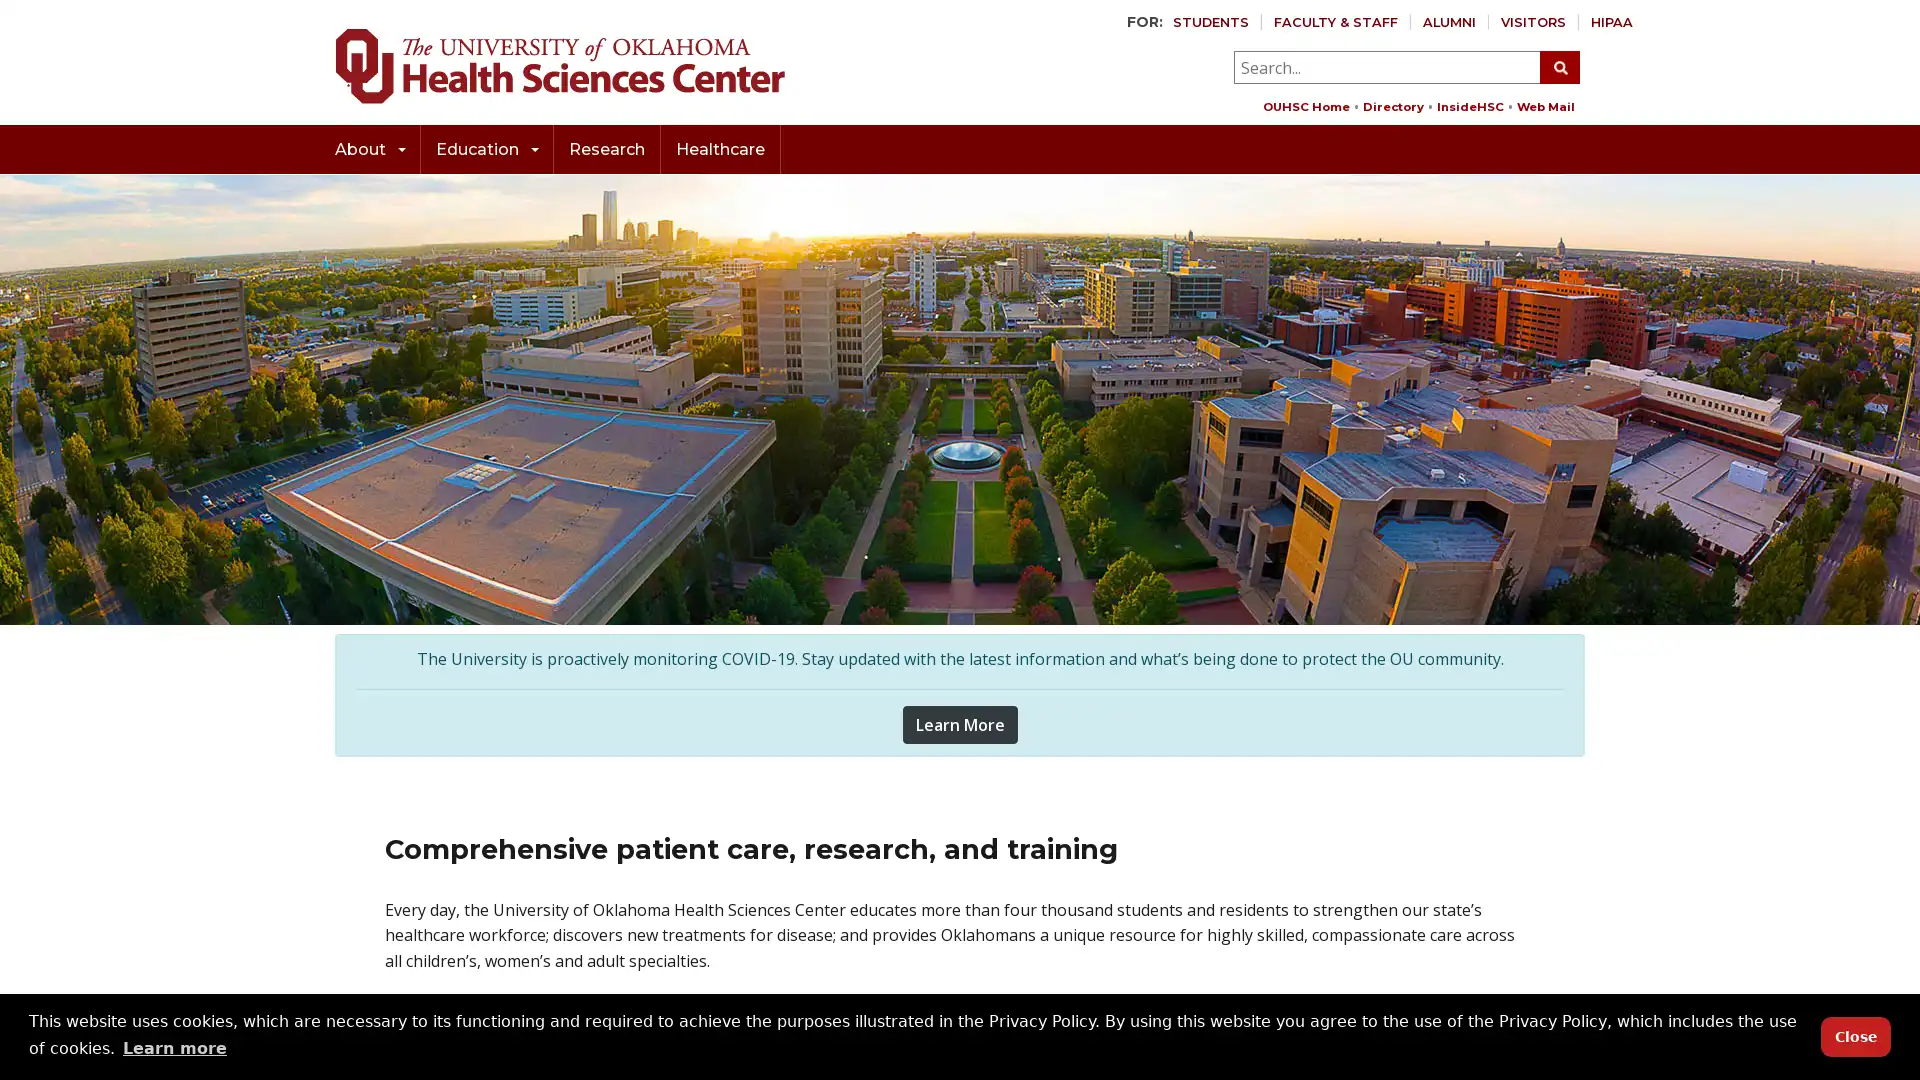  What do you see at coordinates (174, 1047) in the screenshot?
I see `learn more about cookies` at bounding box center [174, 1047].